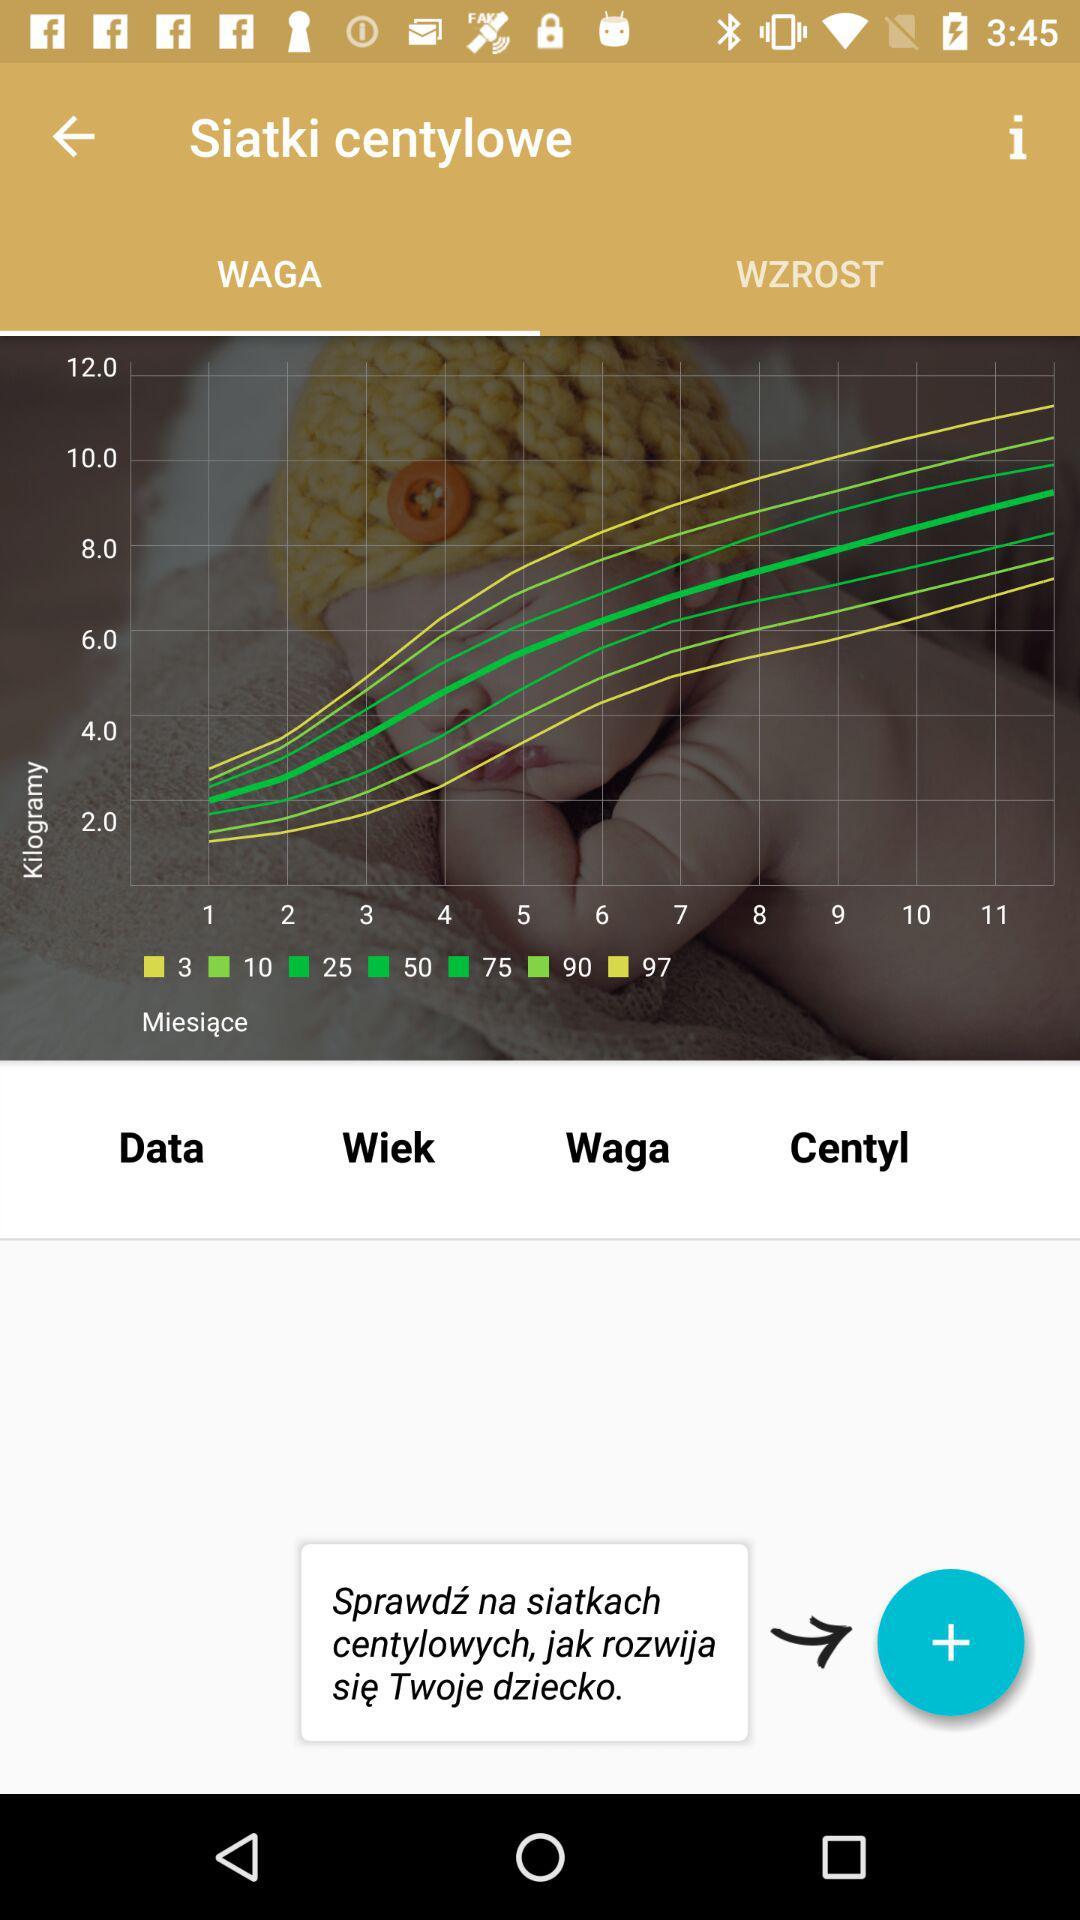 The image size is (1080, 1920). Describe the element at coordinates (1017, 135) in the screenshot. I see `item next to the siatki centylowe app` at that location.